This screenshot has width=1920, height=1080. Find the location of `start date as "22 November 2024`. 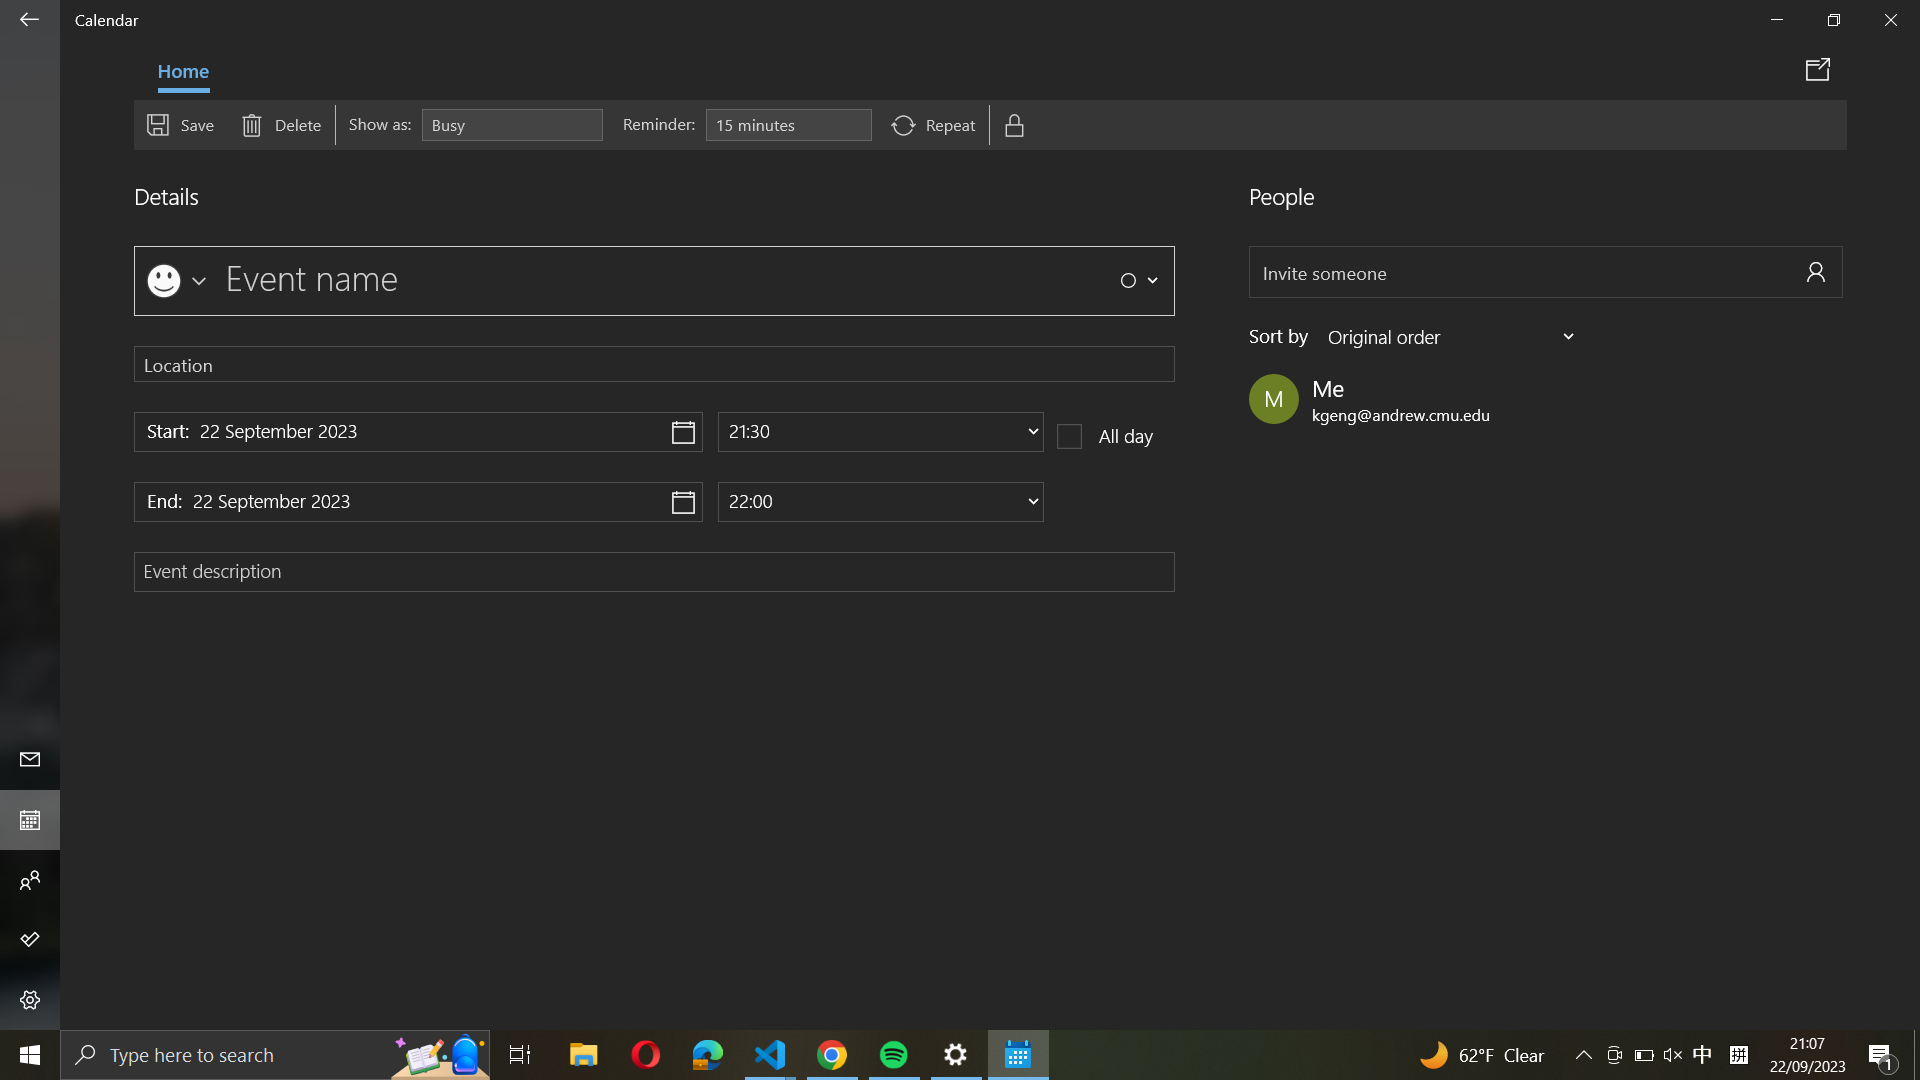

start date as "22 November 2024 is located at coordinates (417, 431).